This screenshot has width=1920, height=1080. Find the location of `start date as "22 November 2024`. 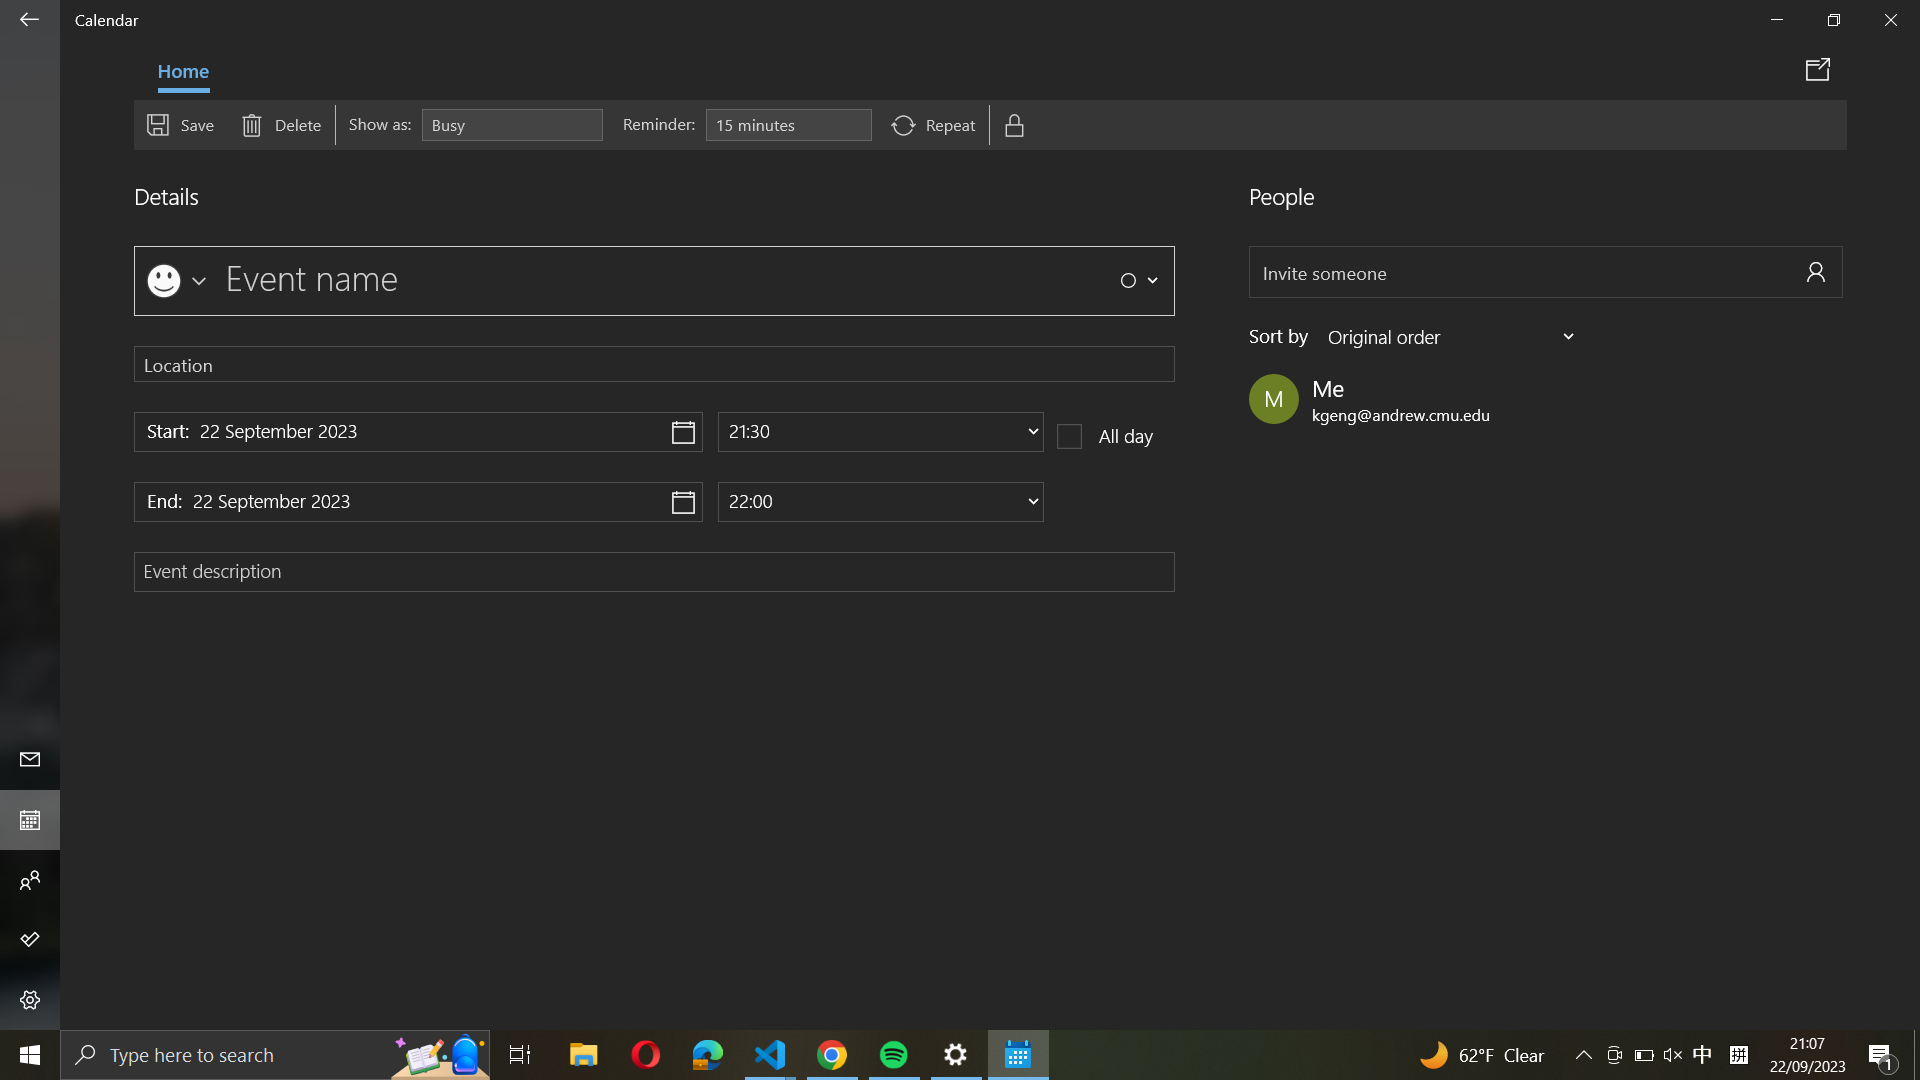

start date as "22 November 2024 is located at coordinates (417, 431).